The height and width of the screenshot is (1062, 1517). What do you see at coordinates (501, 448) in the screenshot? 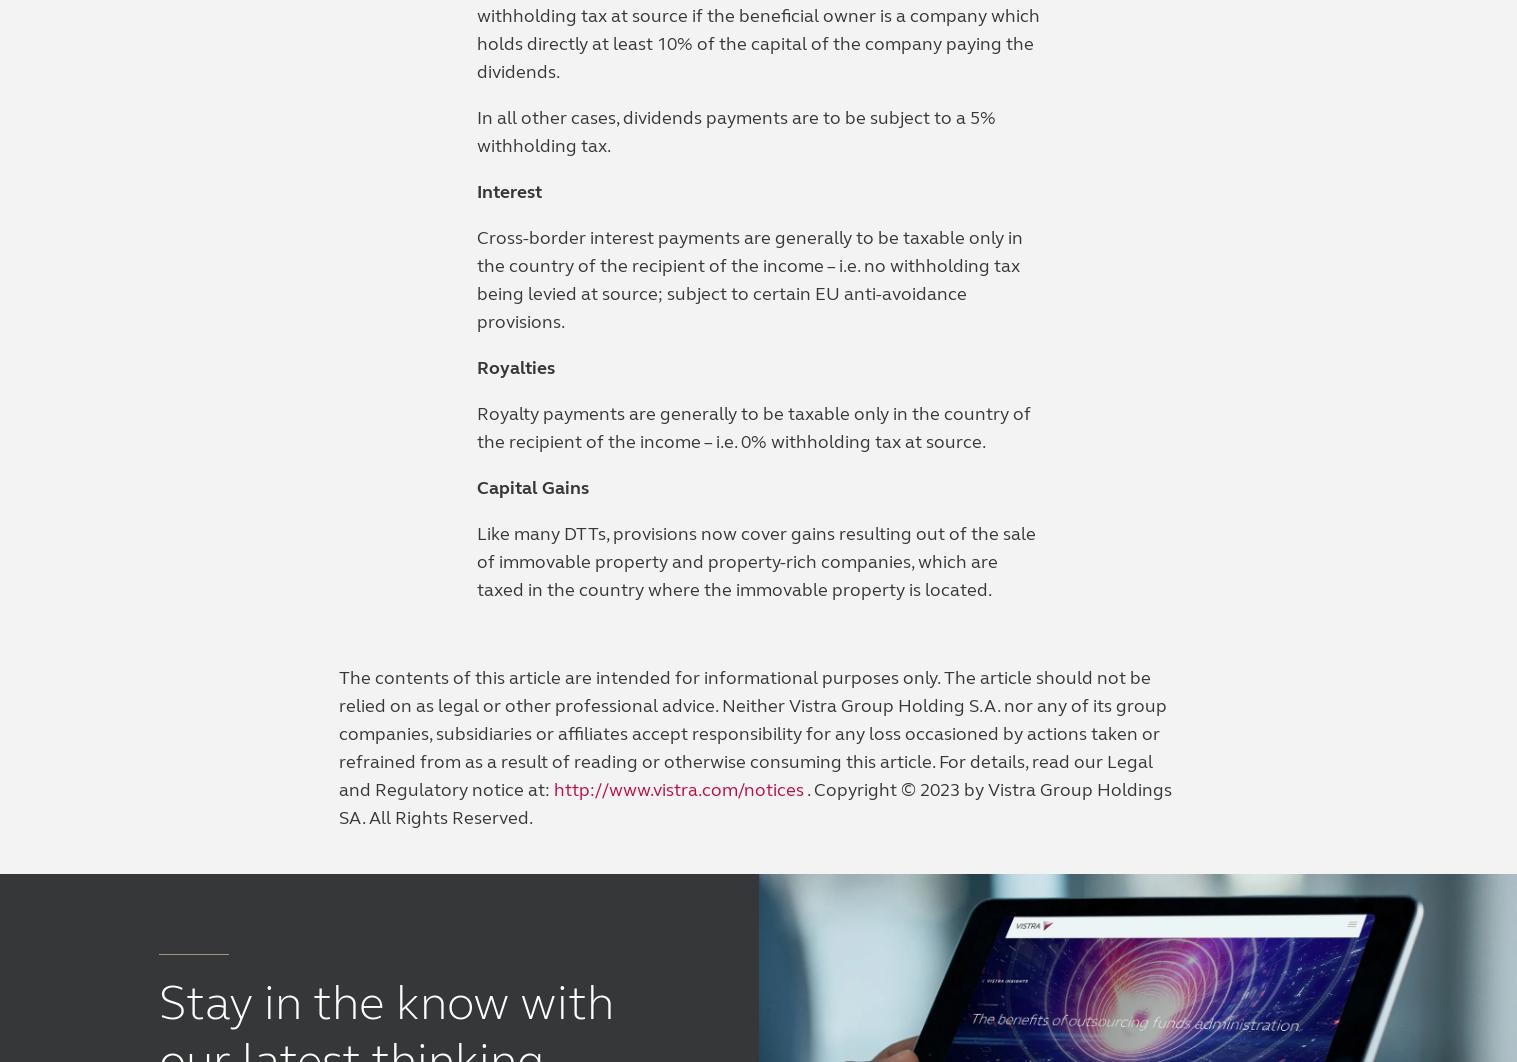
I see `'Insights'` at bounding box center [501, 448].